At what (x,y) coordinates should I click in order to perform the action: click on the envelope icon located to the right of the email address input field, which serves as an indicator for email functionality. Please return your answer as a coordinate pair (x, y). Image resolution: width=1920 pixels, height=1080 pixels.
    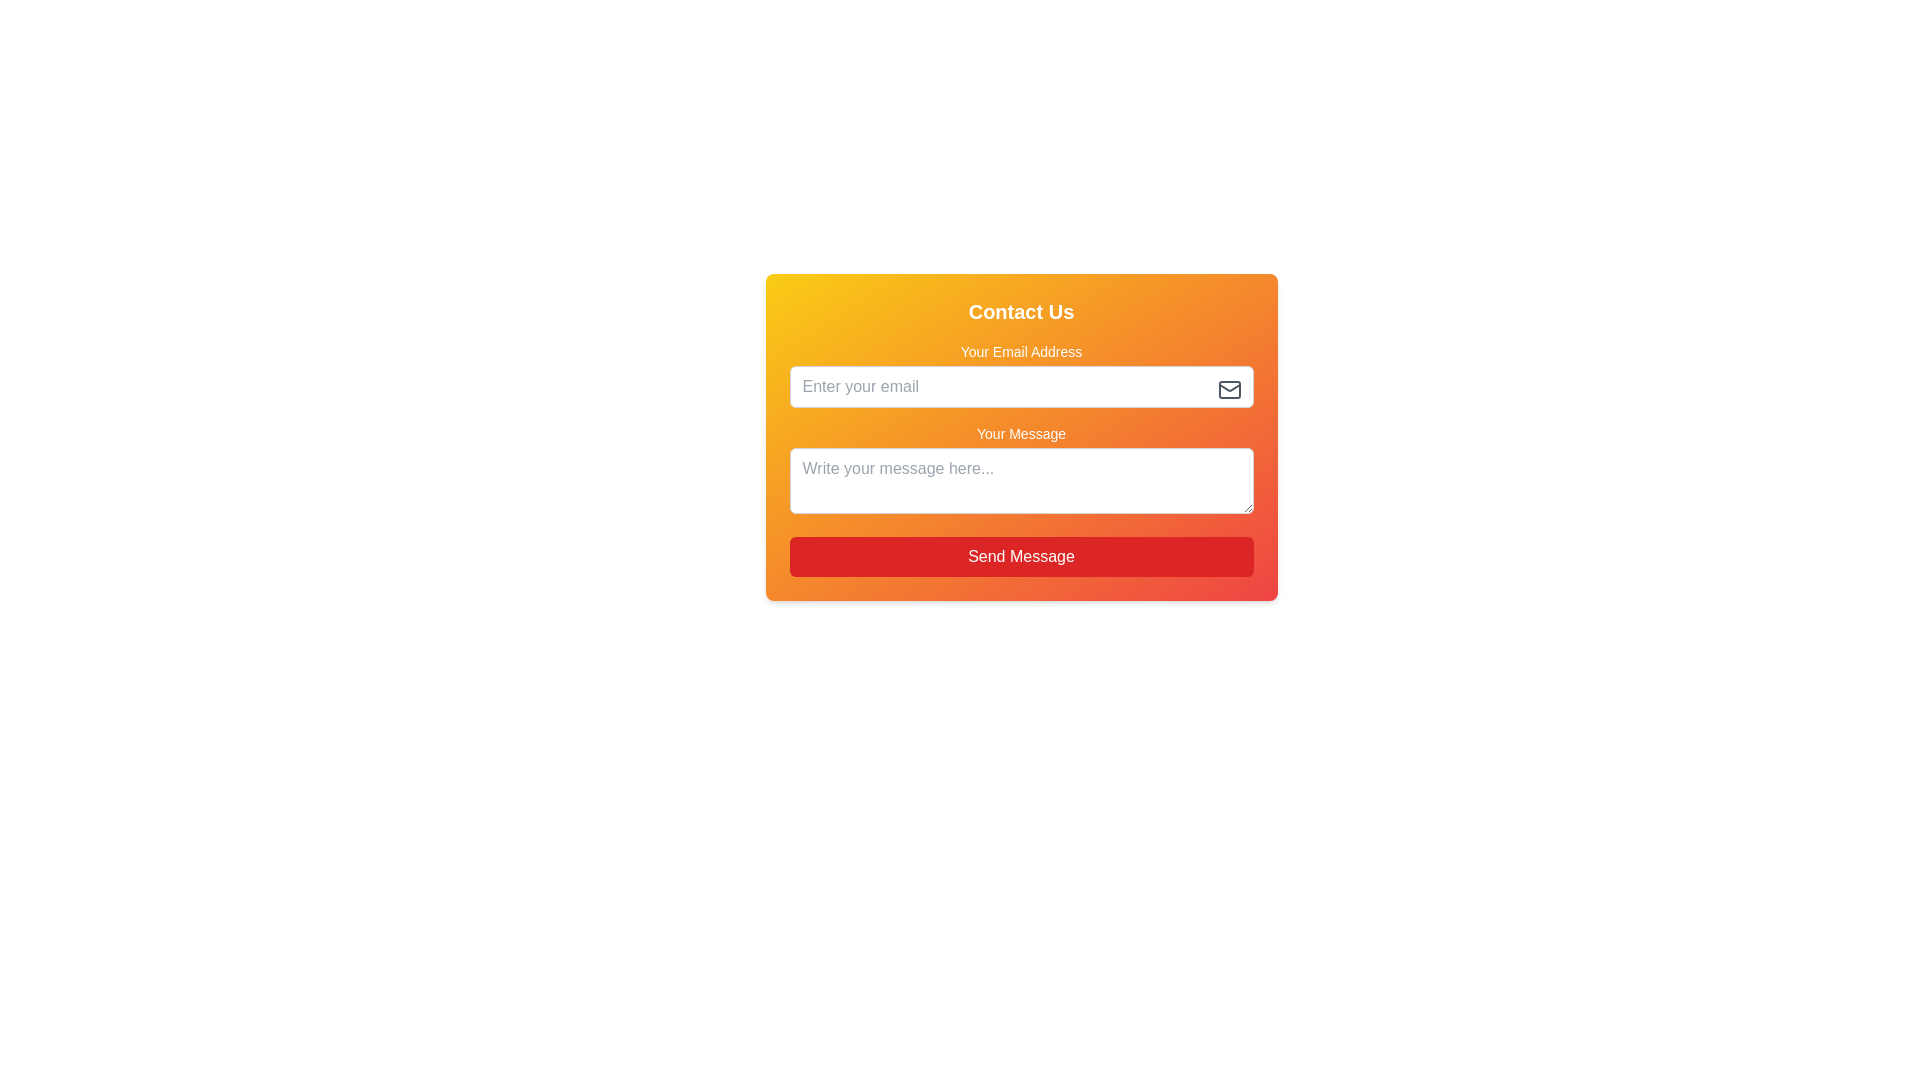
    Looking at the image, I should click on (1228, 389).